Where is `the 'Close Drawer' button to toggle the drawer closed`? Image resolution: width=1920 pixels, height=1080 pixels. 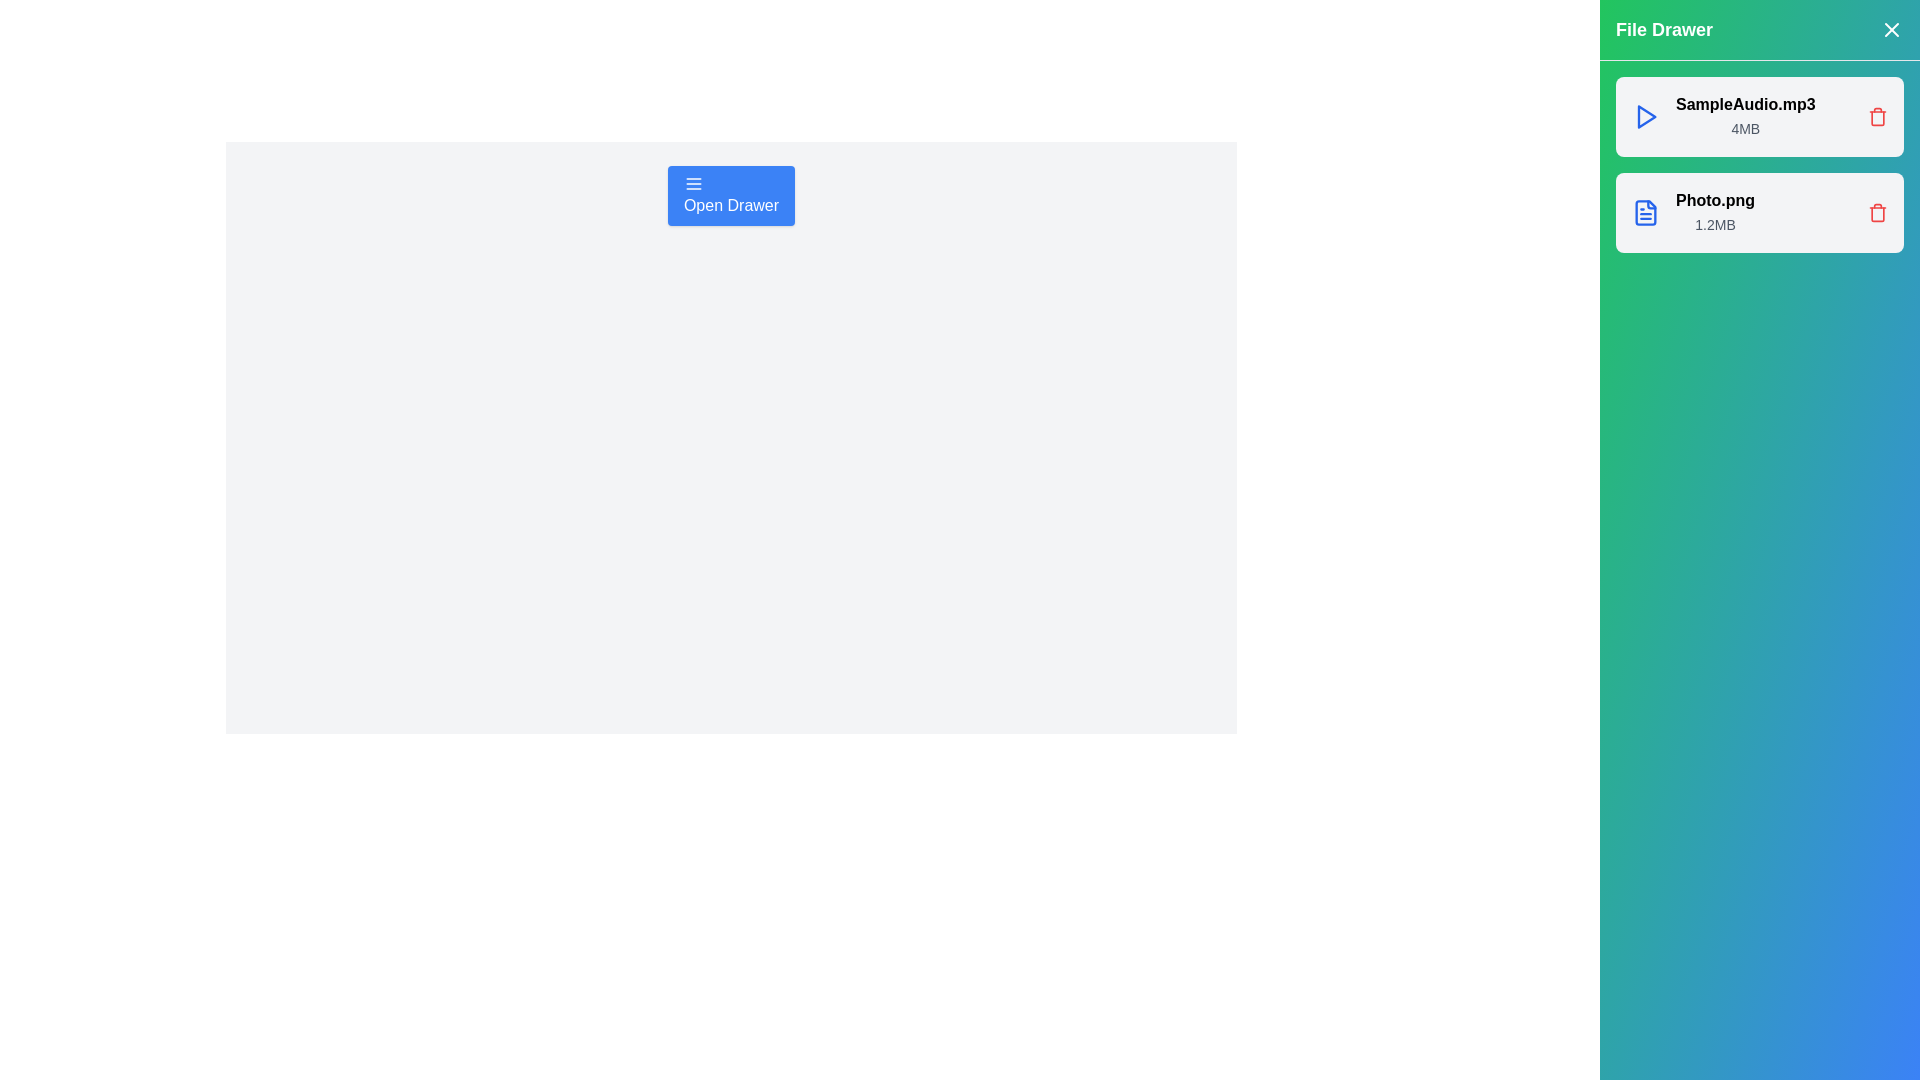 the 'Close Drawer' button to toggle the drawer closed is located at coordinates (1890, 30).